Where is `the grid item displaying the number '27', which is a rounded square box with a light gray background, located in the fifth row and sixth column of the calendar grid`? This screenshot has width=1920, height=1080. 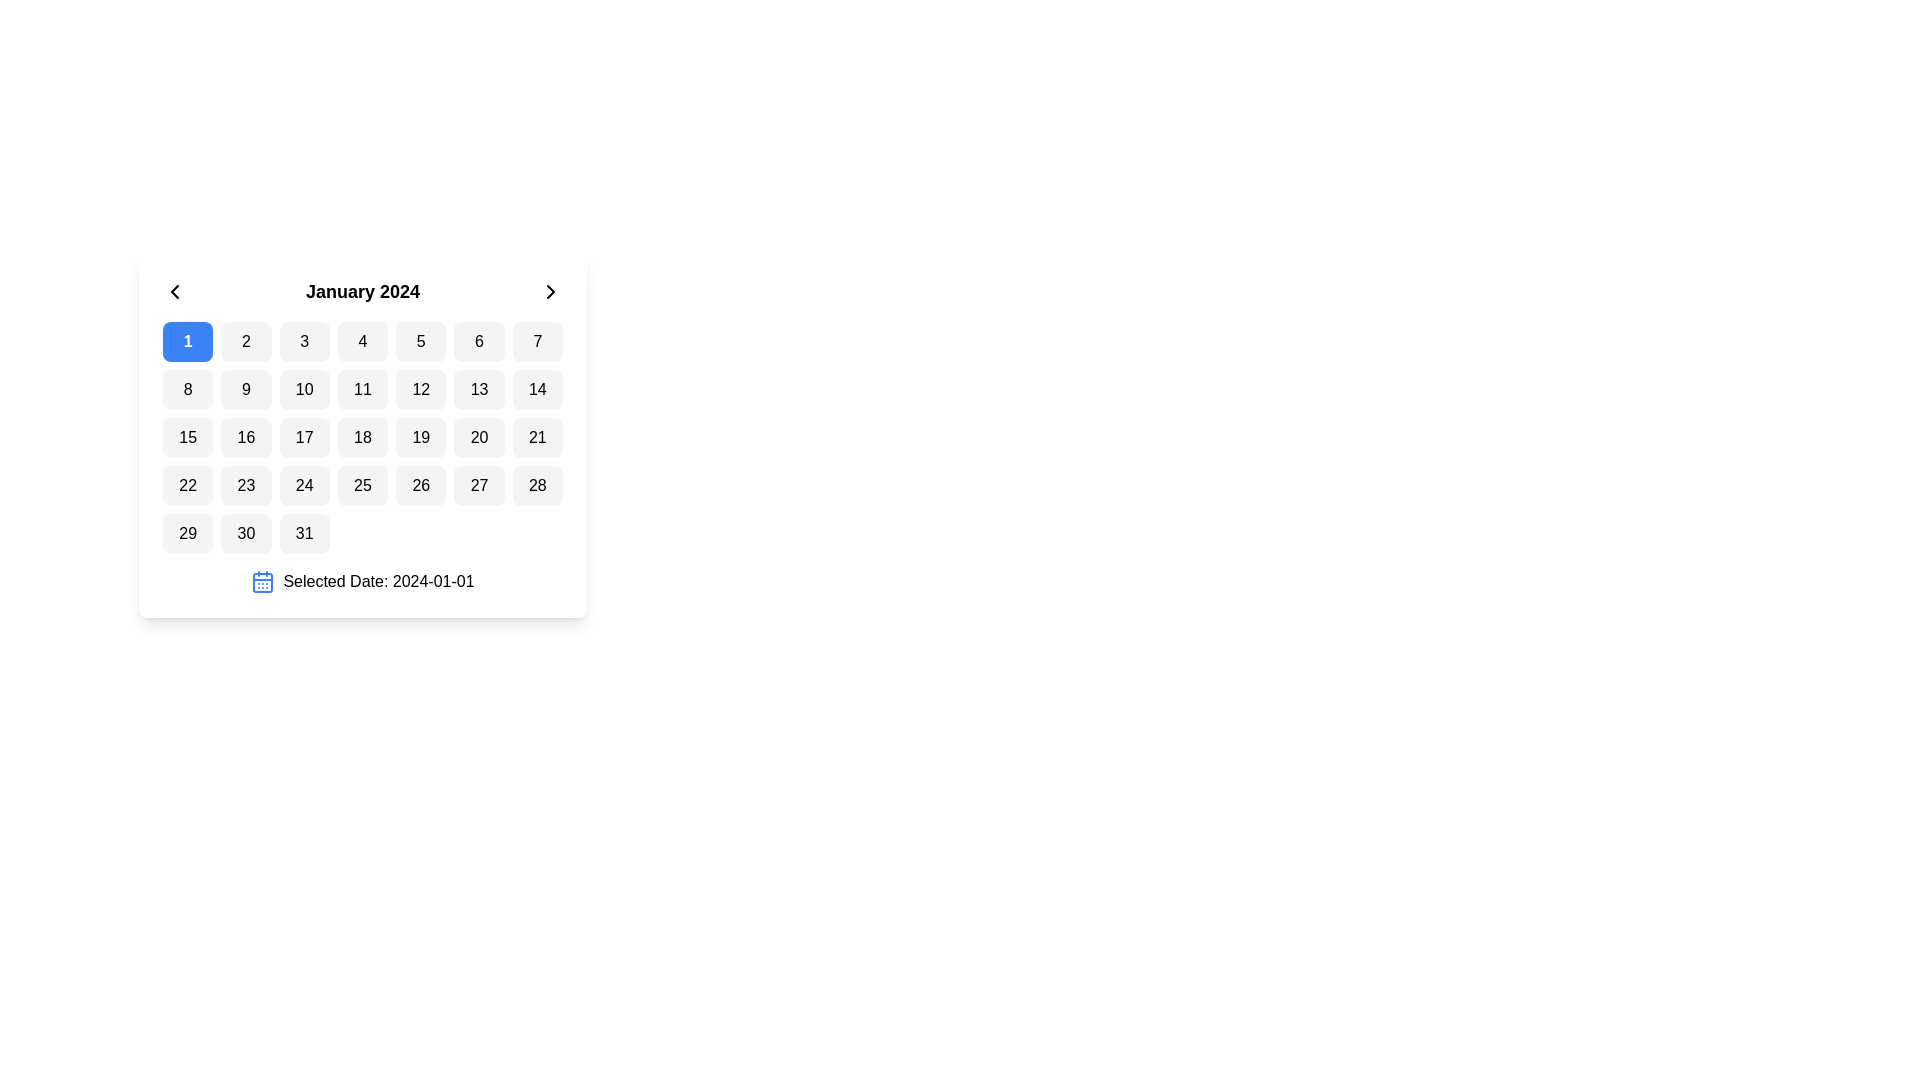 the grid item displaying the number '27', which is a rounded square box with a light gray background, located in the fifth row and sixth column of the calendar grid is located at coordinates (478, 486).